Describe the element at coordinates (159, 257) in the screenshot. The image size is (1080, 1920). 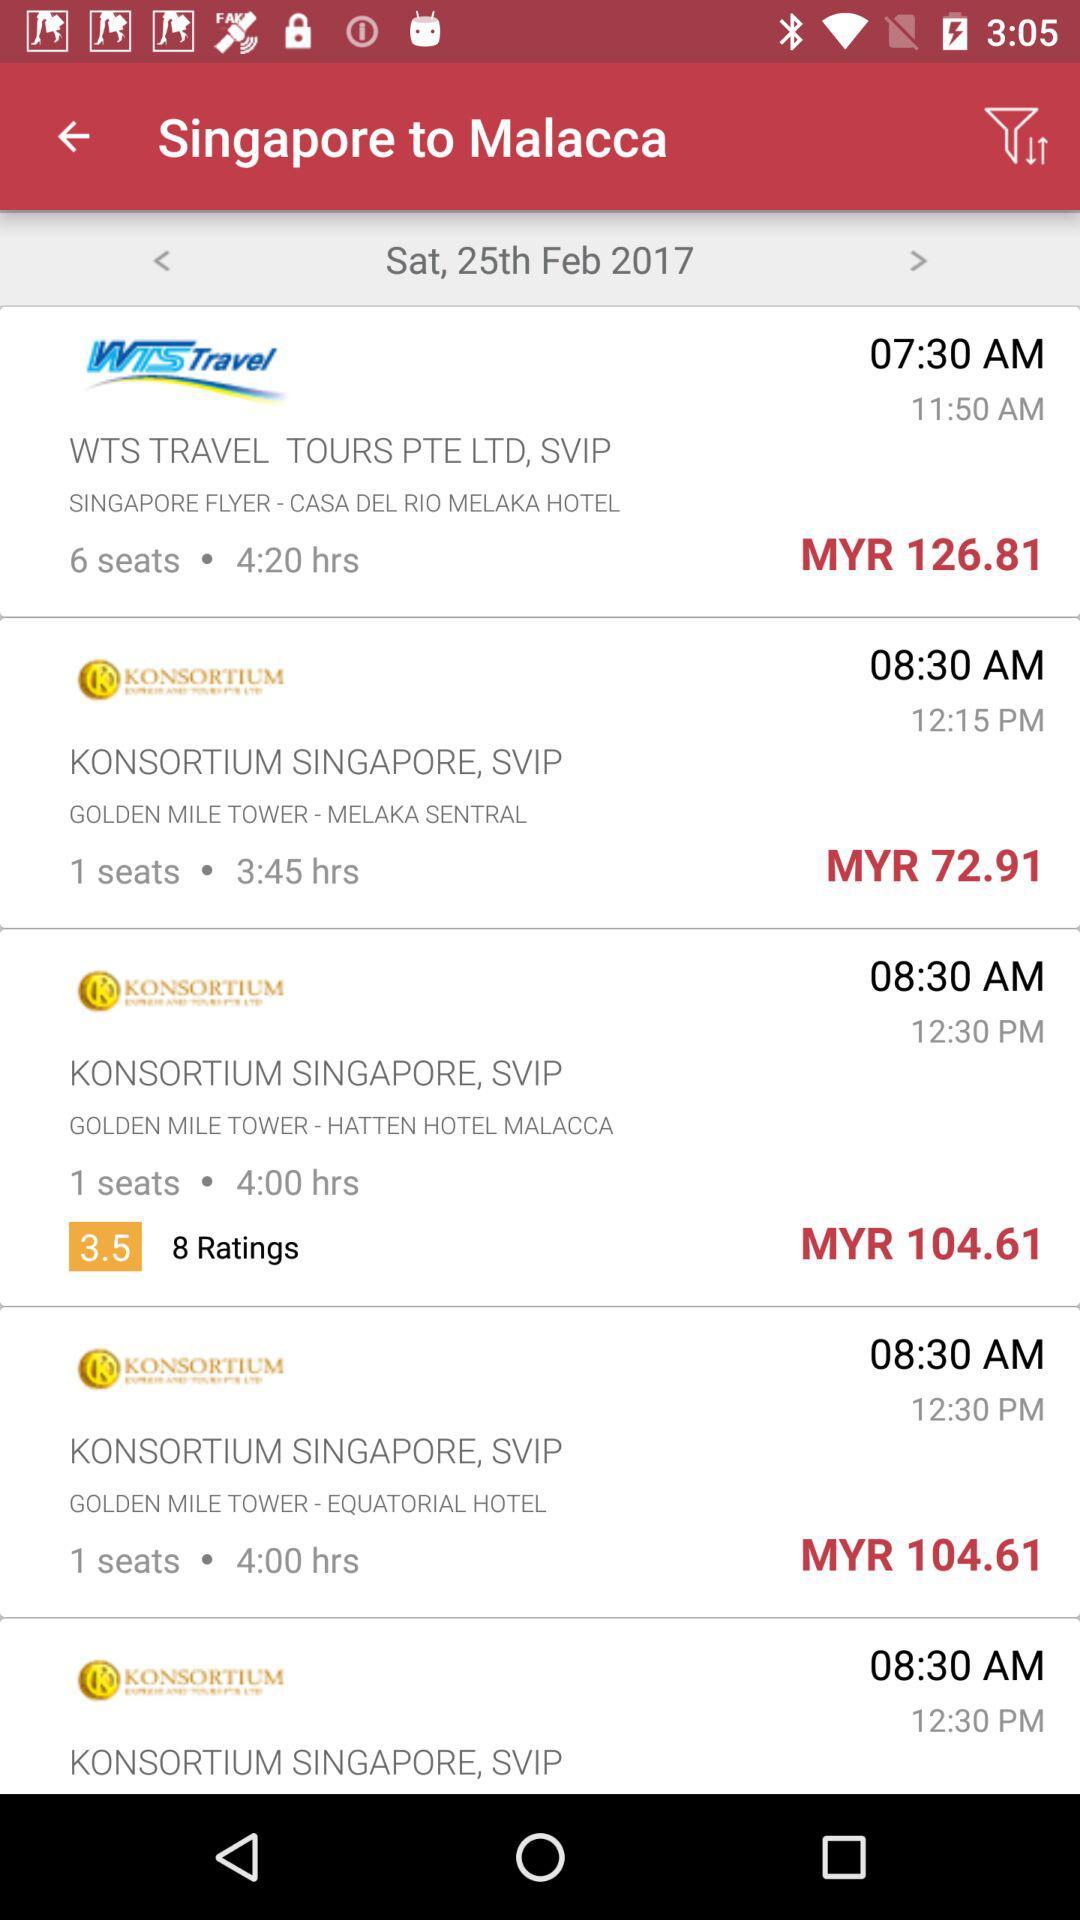
I see `the arrow_backward icon` at that location.